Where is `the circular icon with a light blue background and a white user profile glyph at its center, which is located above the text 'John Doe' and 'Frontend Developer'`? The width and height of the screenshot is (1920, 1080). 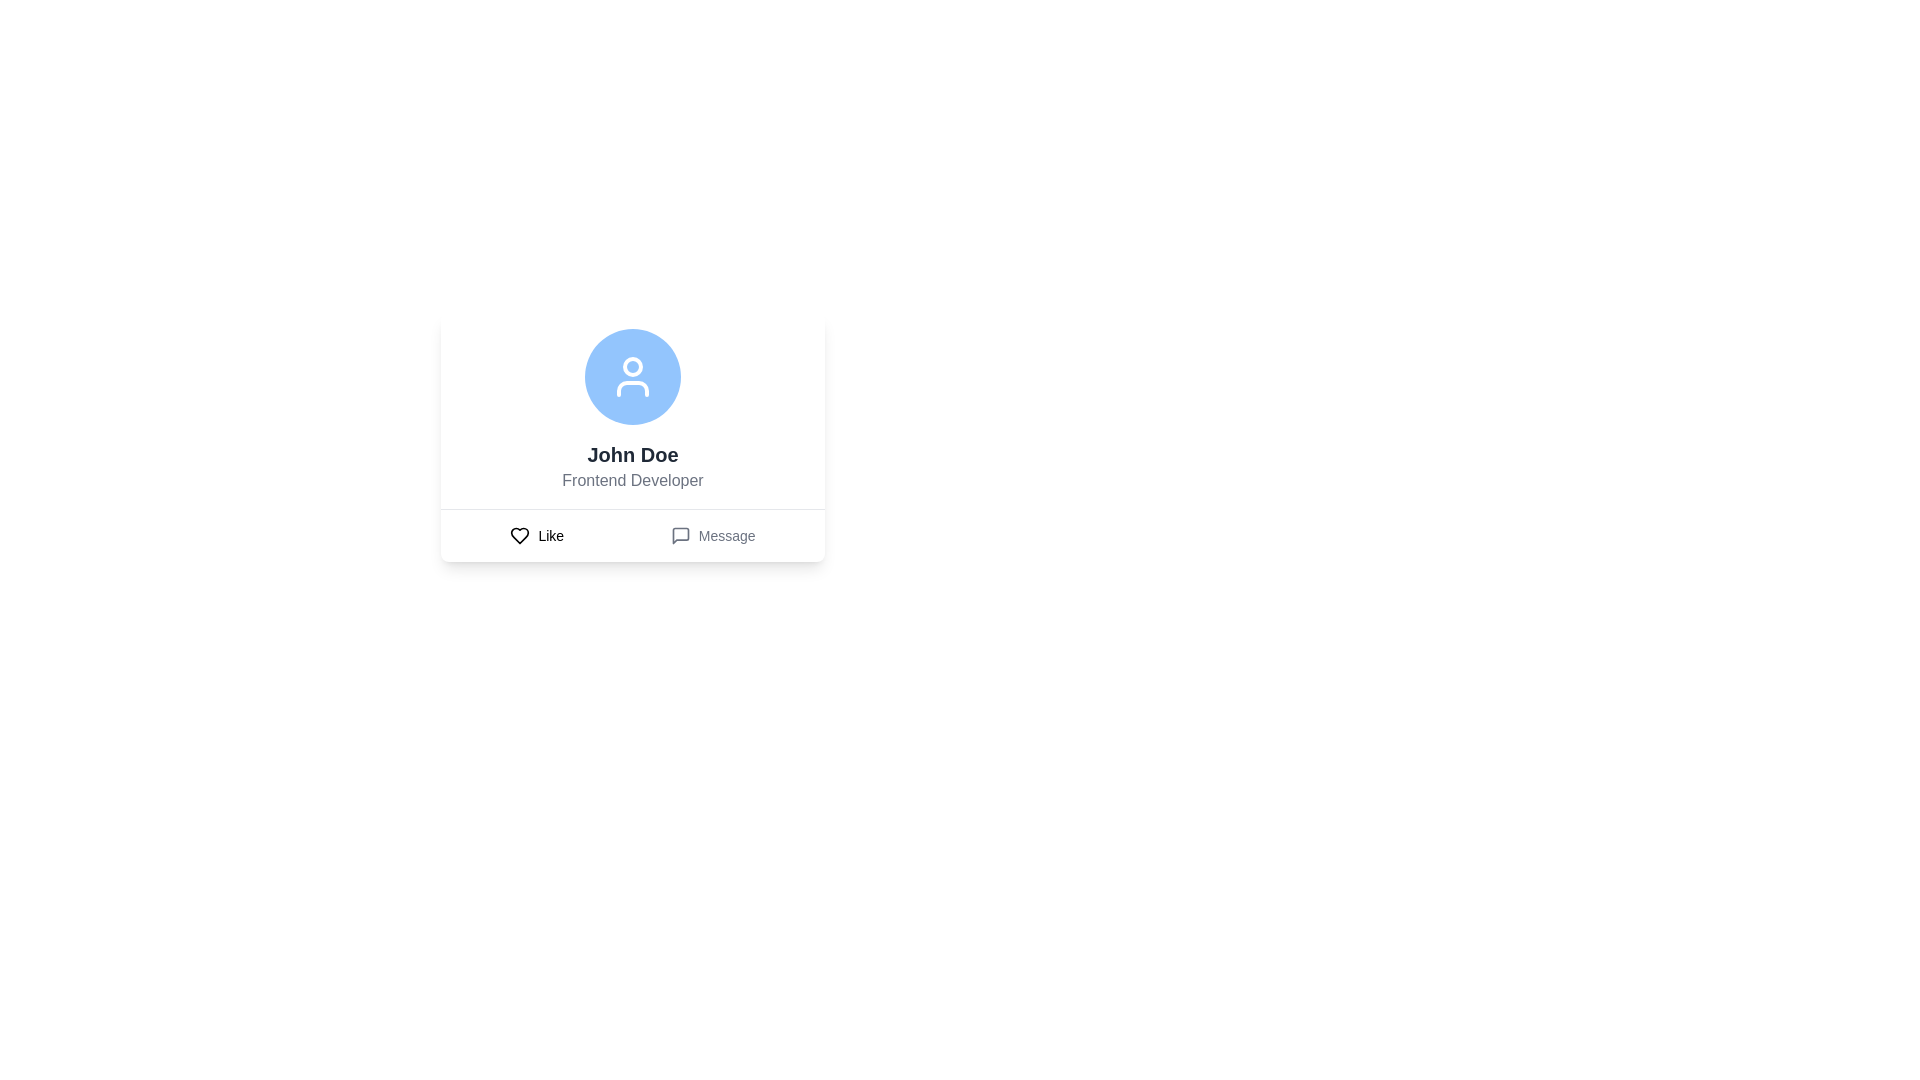
the circular icon with a light blue background and a white user profile glyph at its center, which is located above the text 'John Doe' and 'Frontend Developer' is located at coordinates (632, 377).